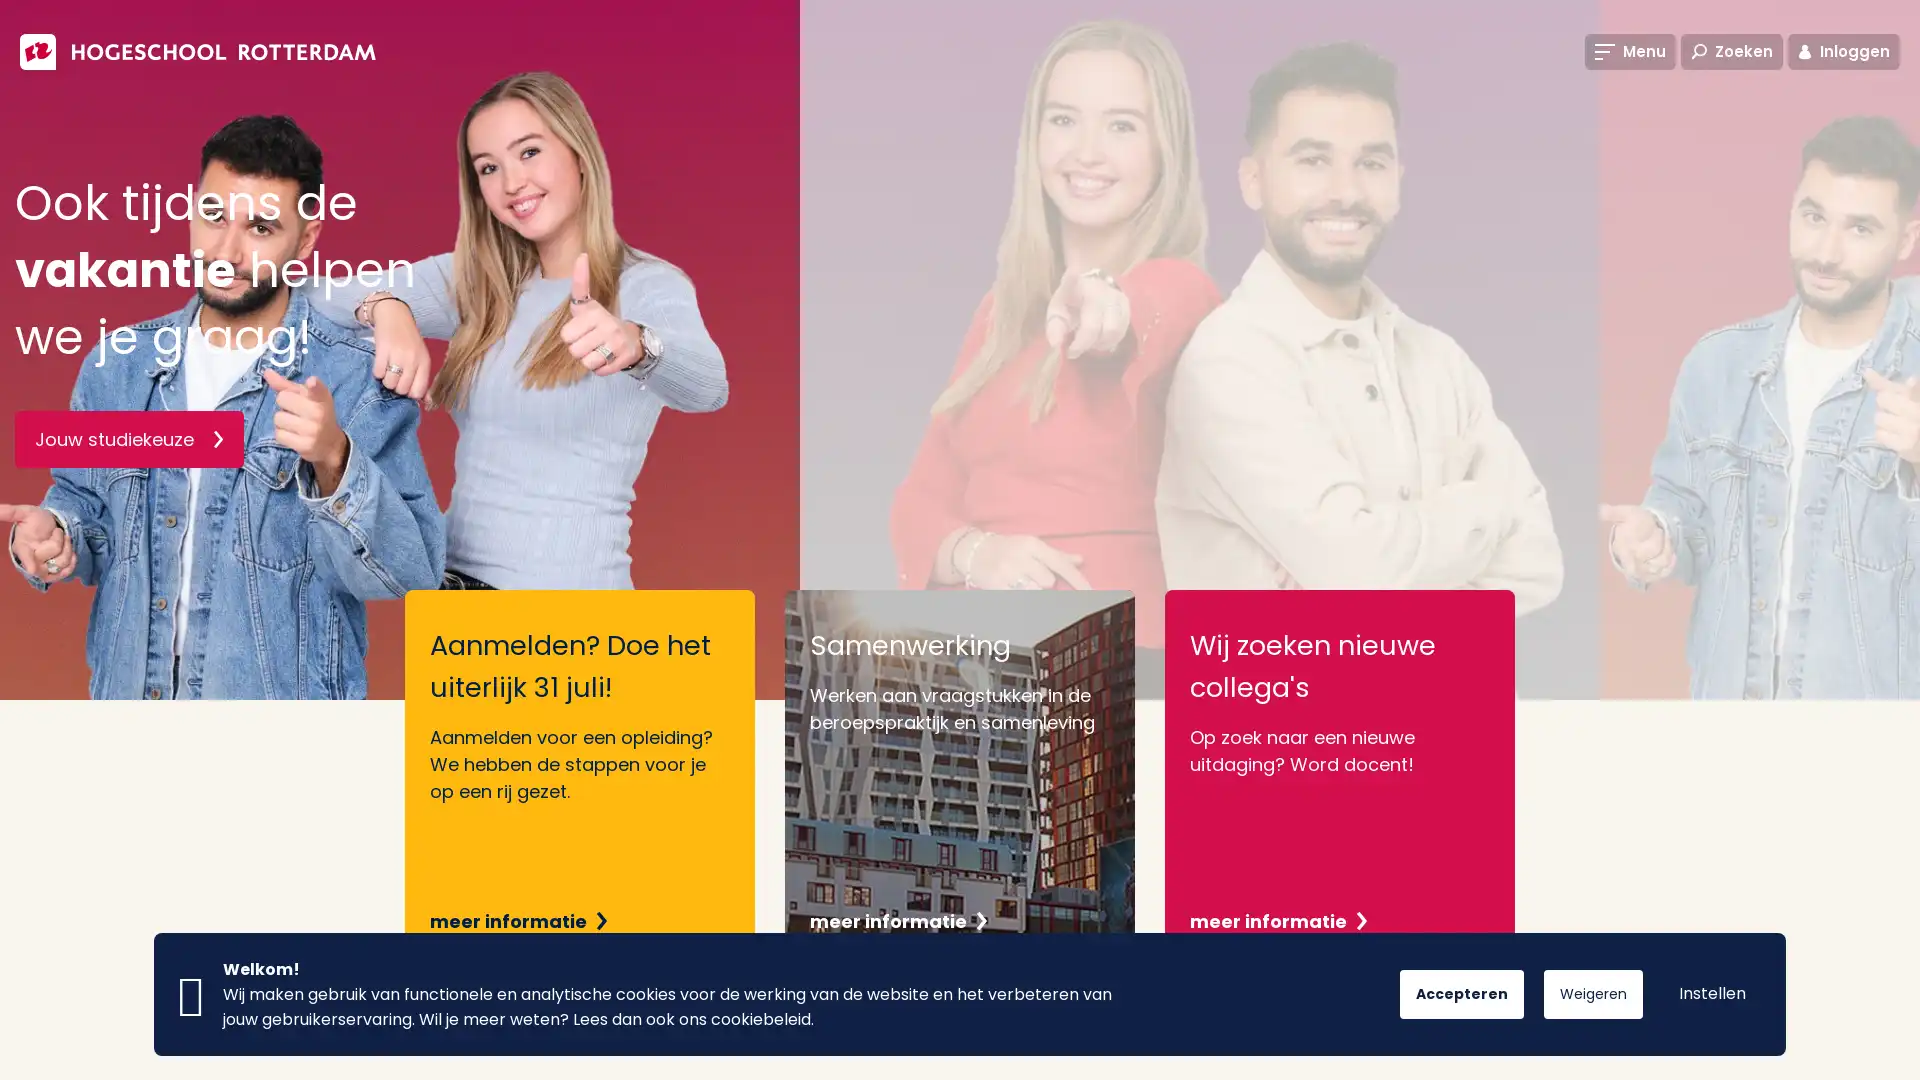  I want to click on Weigeren, so click(1591, 994).